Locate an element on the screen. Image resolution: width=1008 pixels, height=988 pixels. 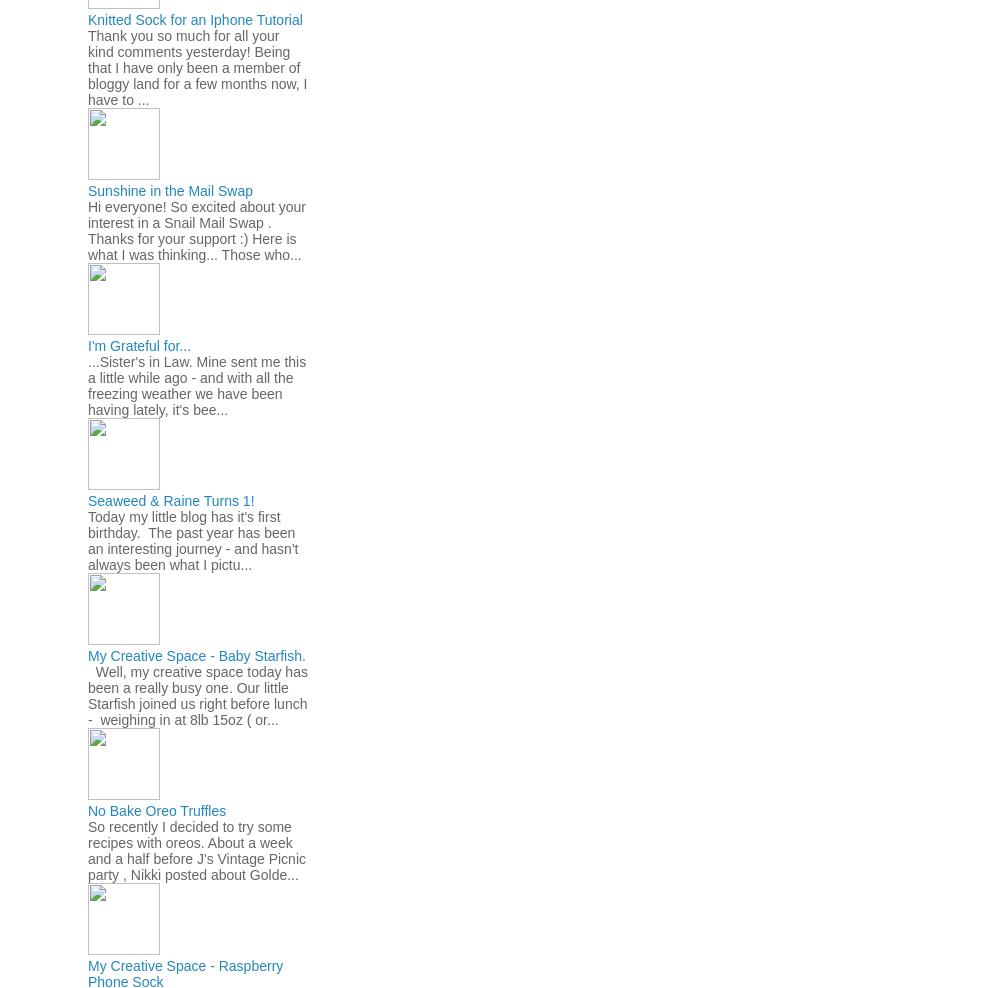
'...Sister's in Law.    Mine sent me this a little while ago - and with all the freezing weather we have been having lately, it's bee...' is located at coordinates (196, 384).